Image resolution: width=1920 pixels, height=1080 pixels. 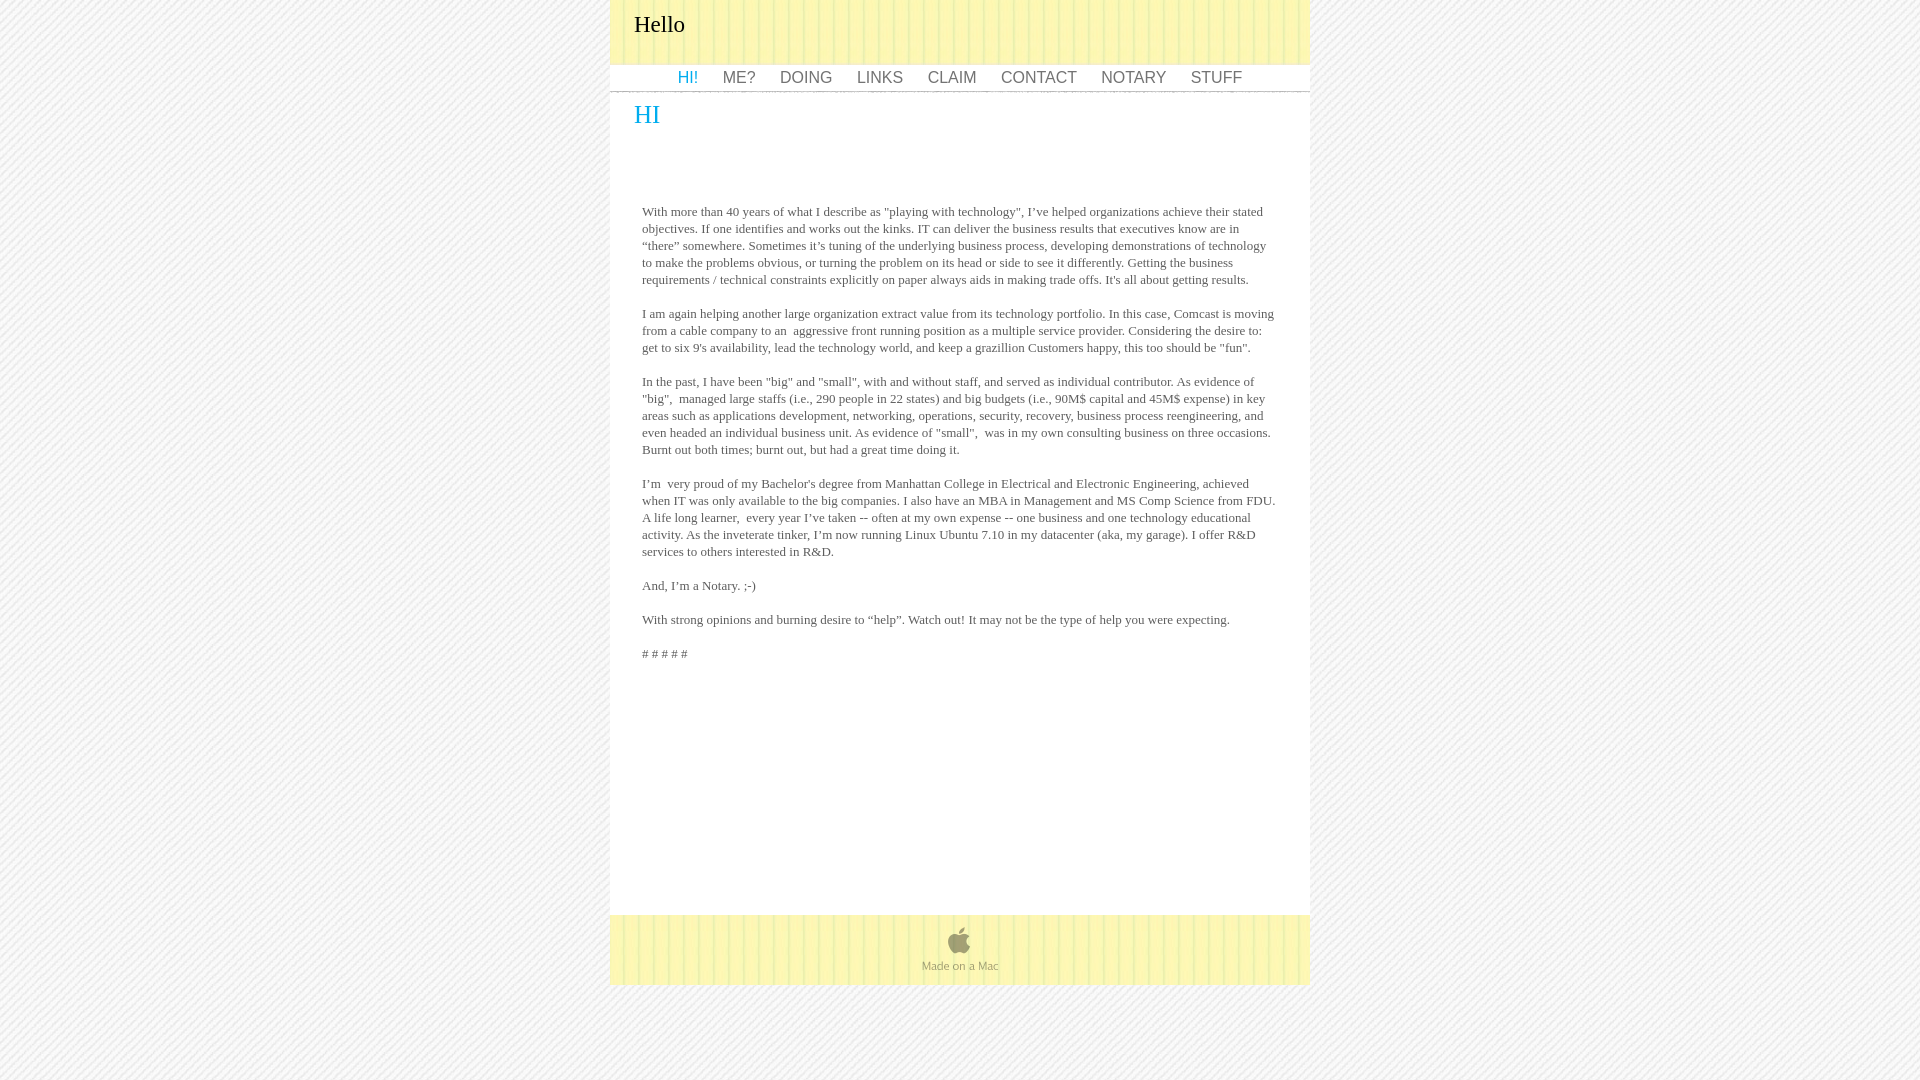 What do you see at coordinates (808, 76) in the screenshot?
I see `'DOING'` at bounding box center [808, 76].